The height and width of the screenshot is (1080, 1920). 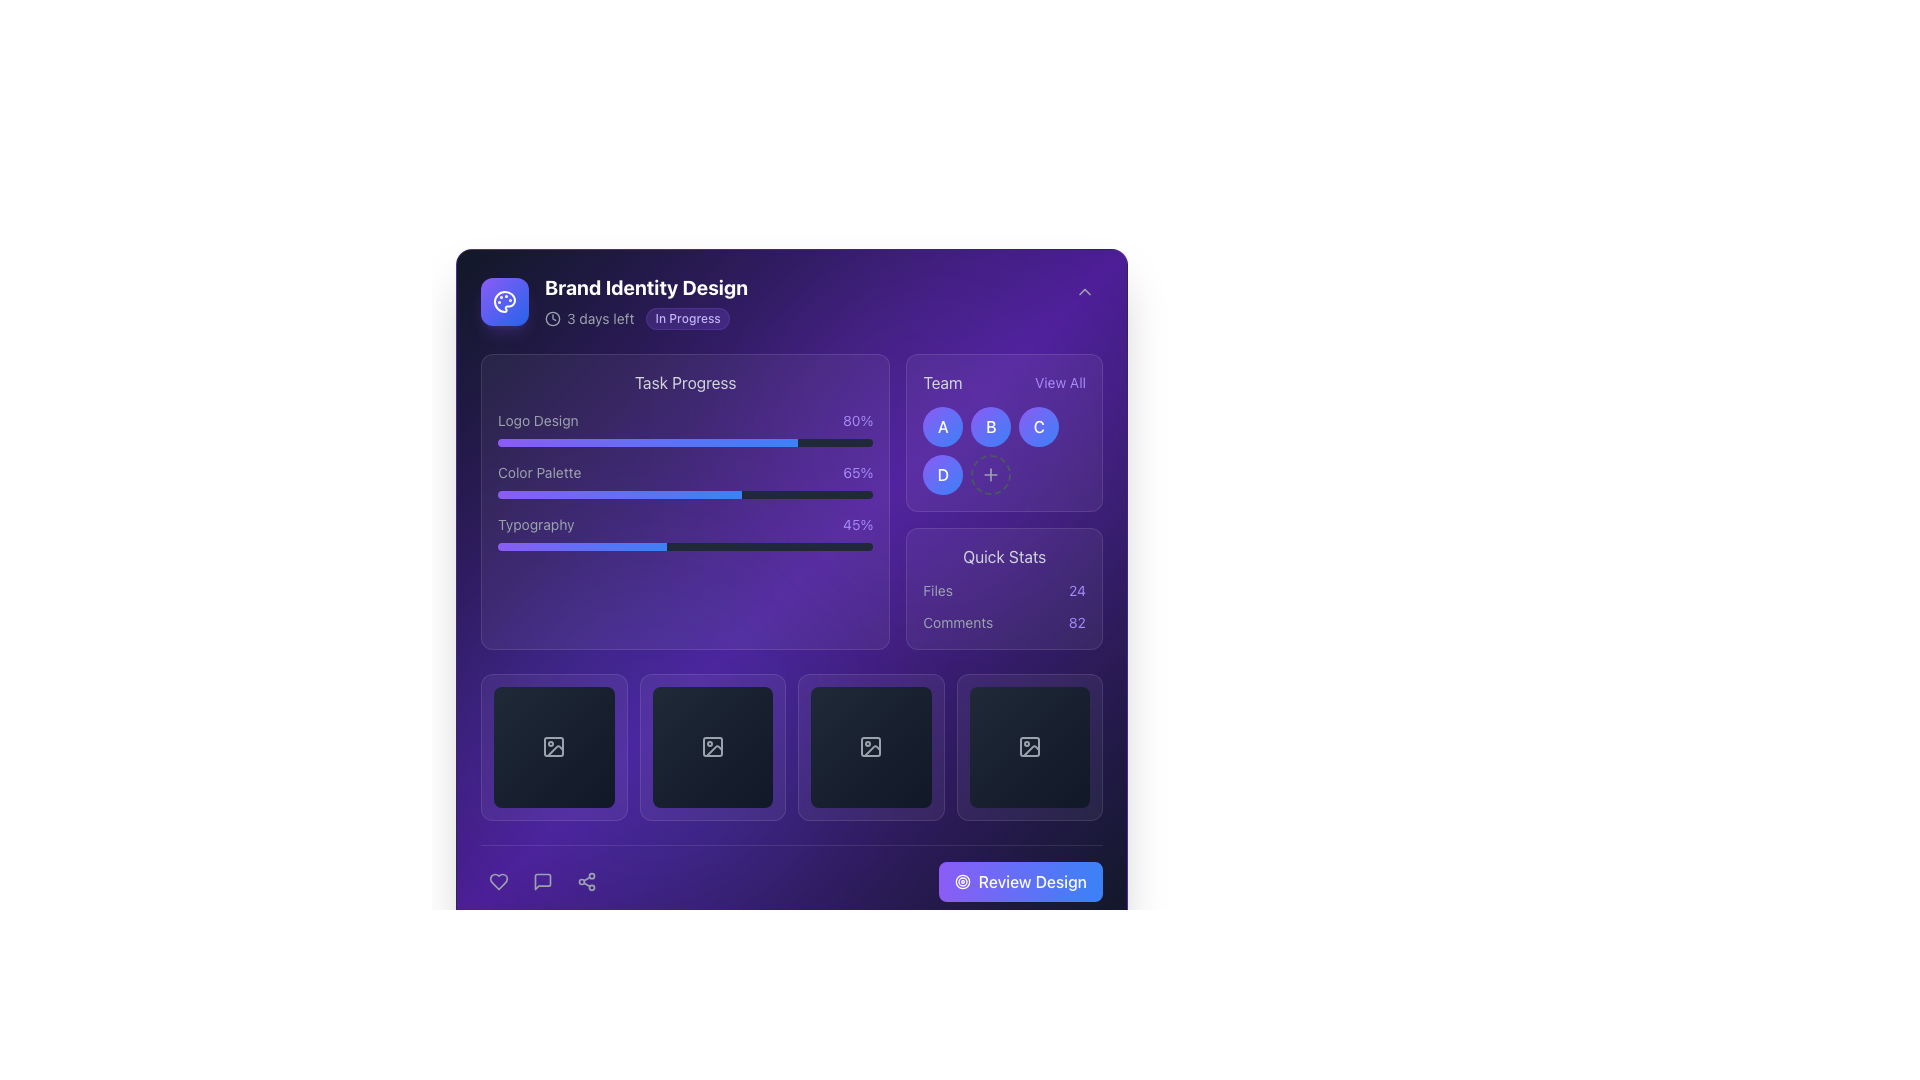 What do you see at coordinates (585, 880) in the screenshot?
I see `the rightmost sharing action button located in the bottommost section of the interface to initiate a sharing action` at bounding box center [585, 880].